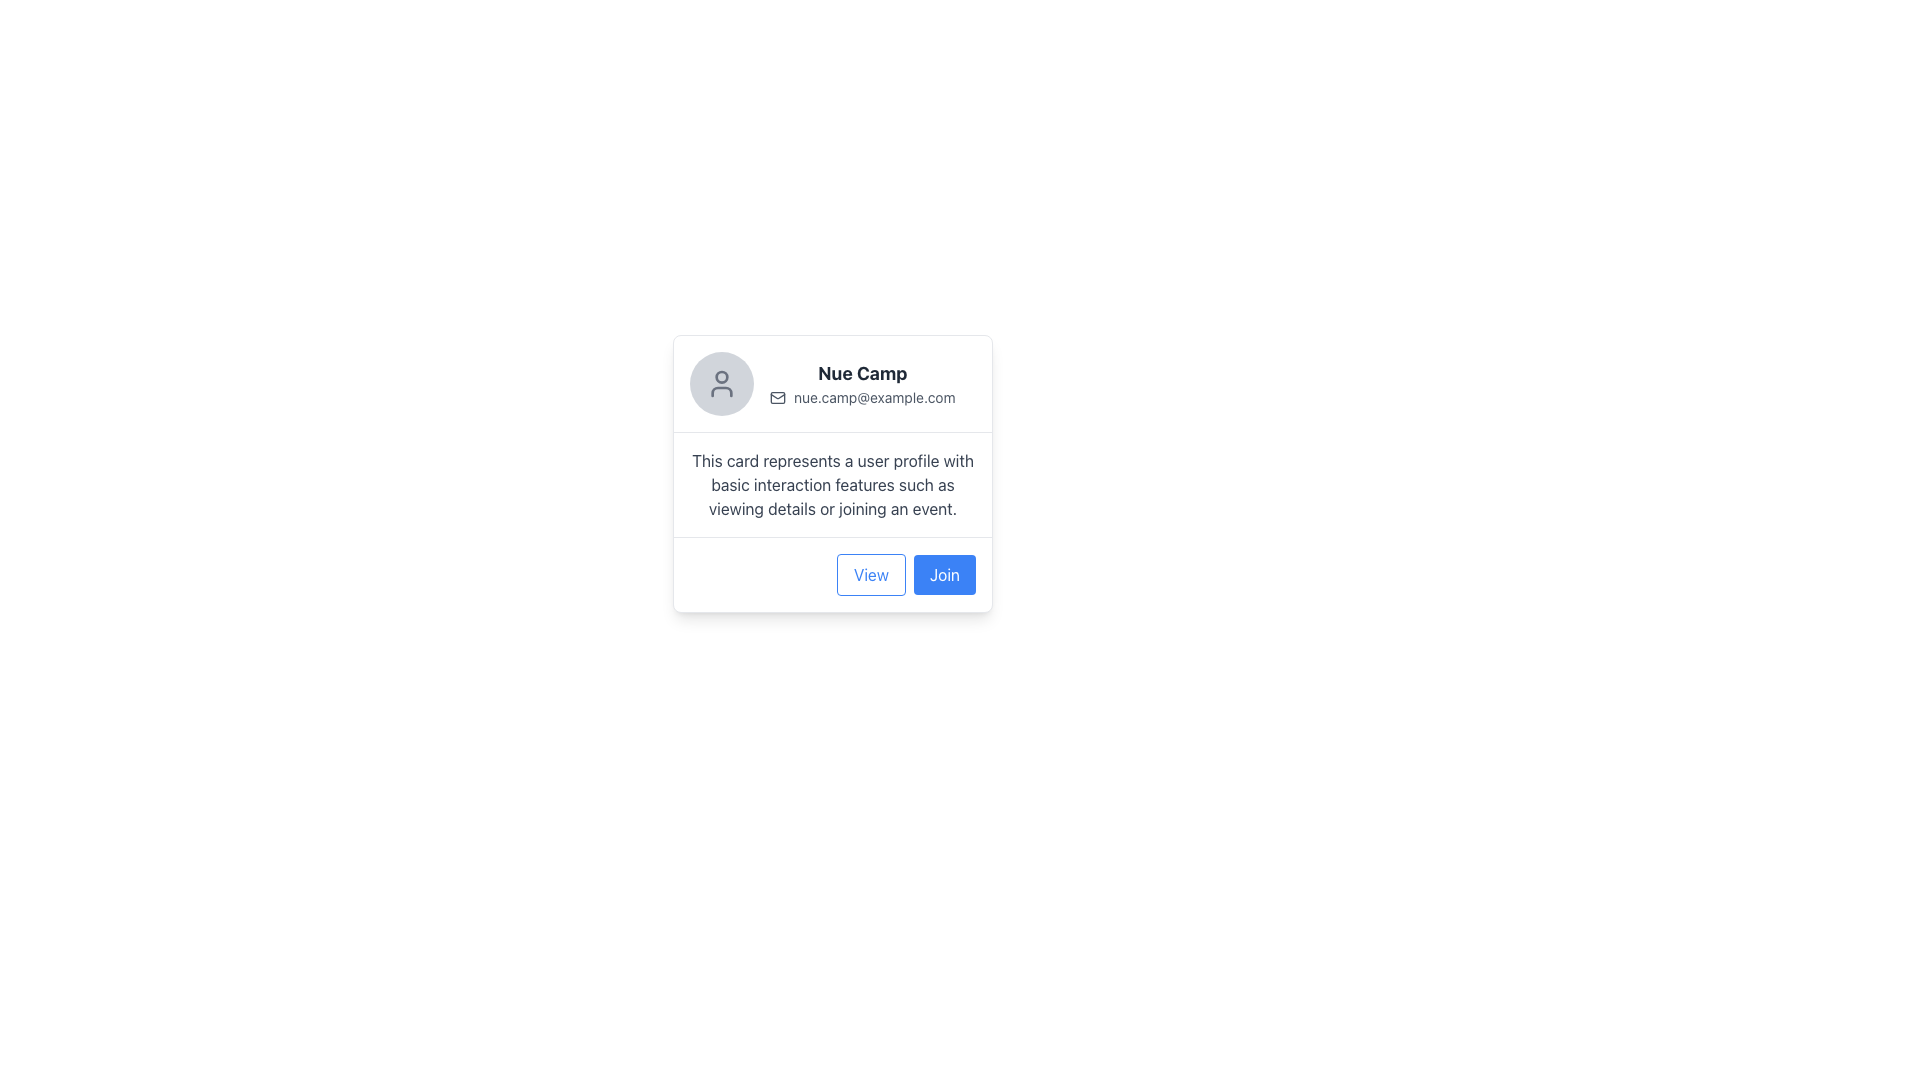 The height and width of the screenshot is (1080, 1920). What do you see at coordinates (862, 397) in the screenshot?
I see `the static text element displaying the contact email, which is positioned below the bold title 'Nue Camp' and to the right of the envelope icon` at bounding box center [862, 397].